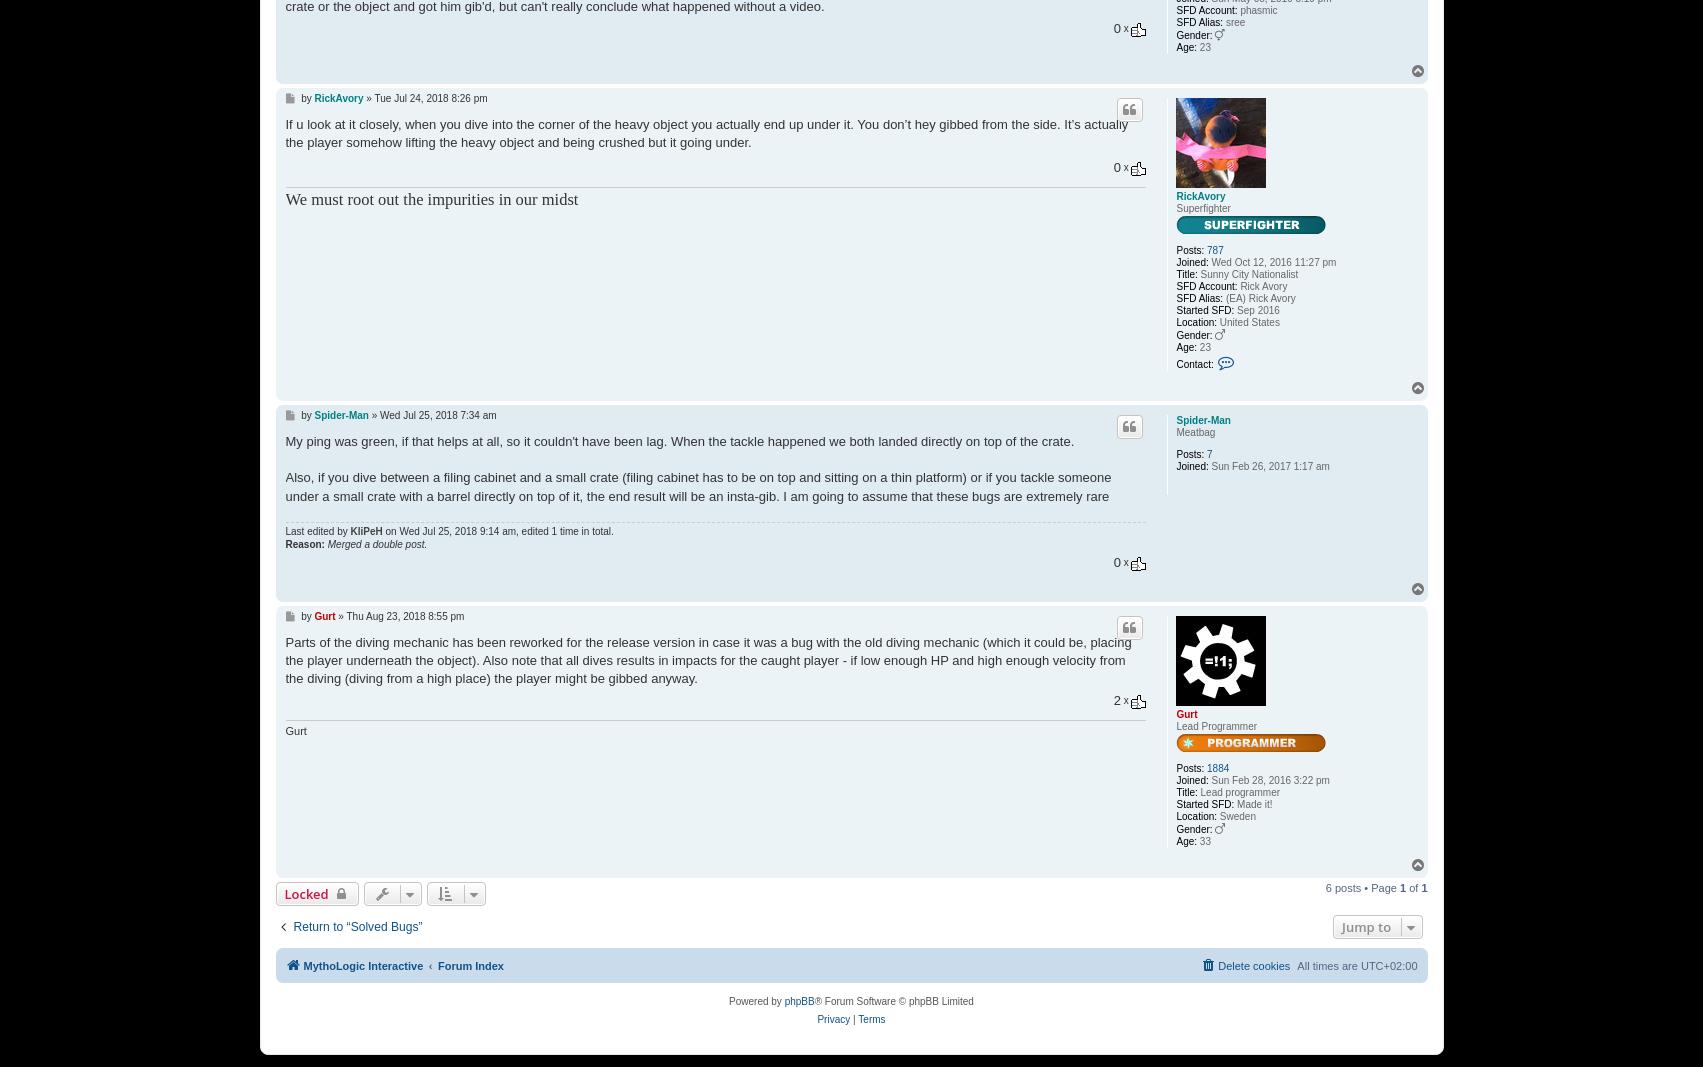 Image resolution: width=1703 pixels, height=1067 pixels. Describe the element at coordinates (1260, 286) in the screenshot. I see `'Rick Avory'` at that location.